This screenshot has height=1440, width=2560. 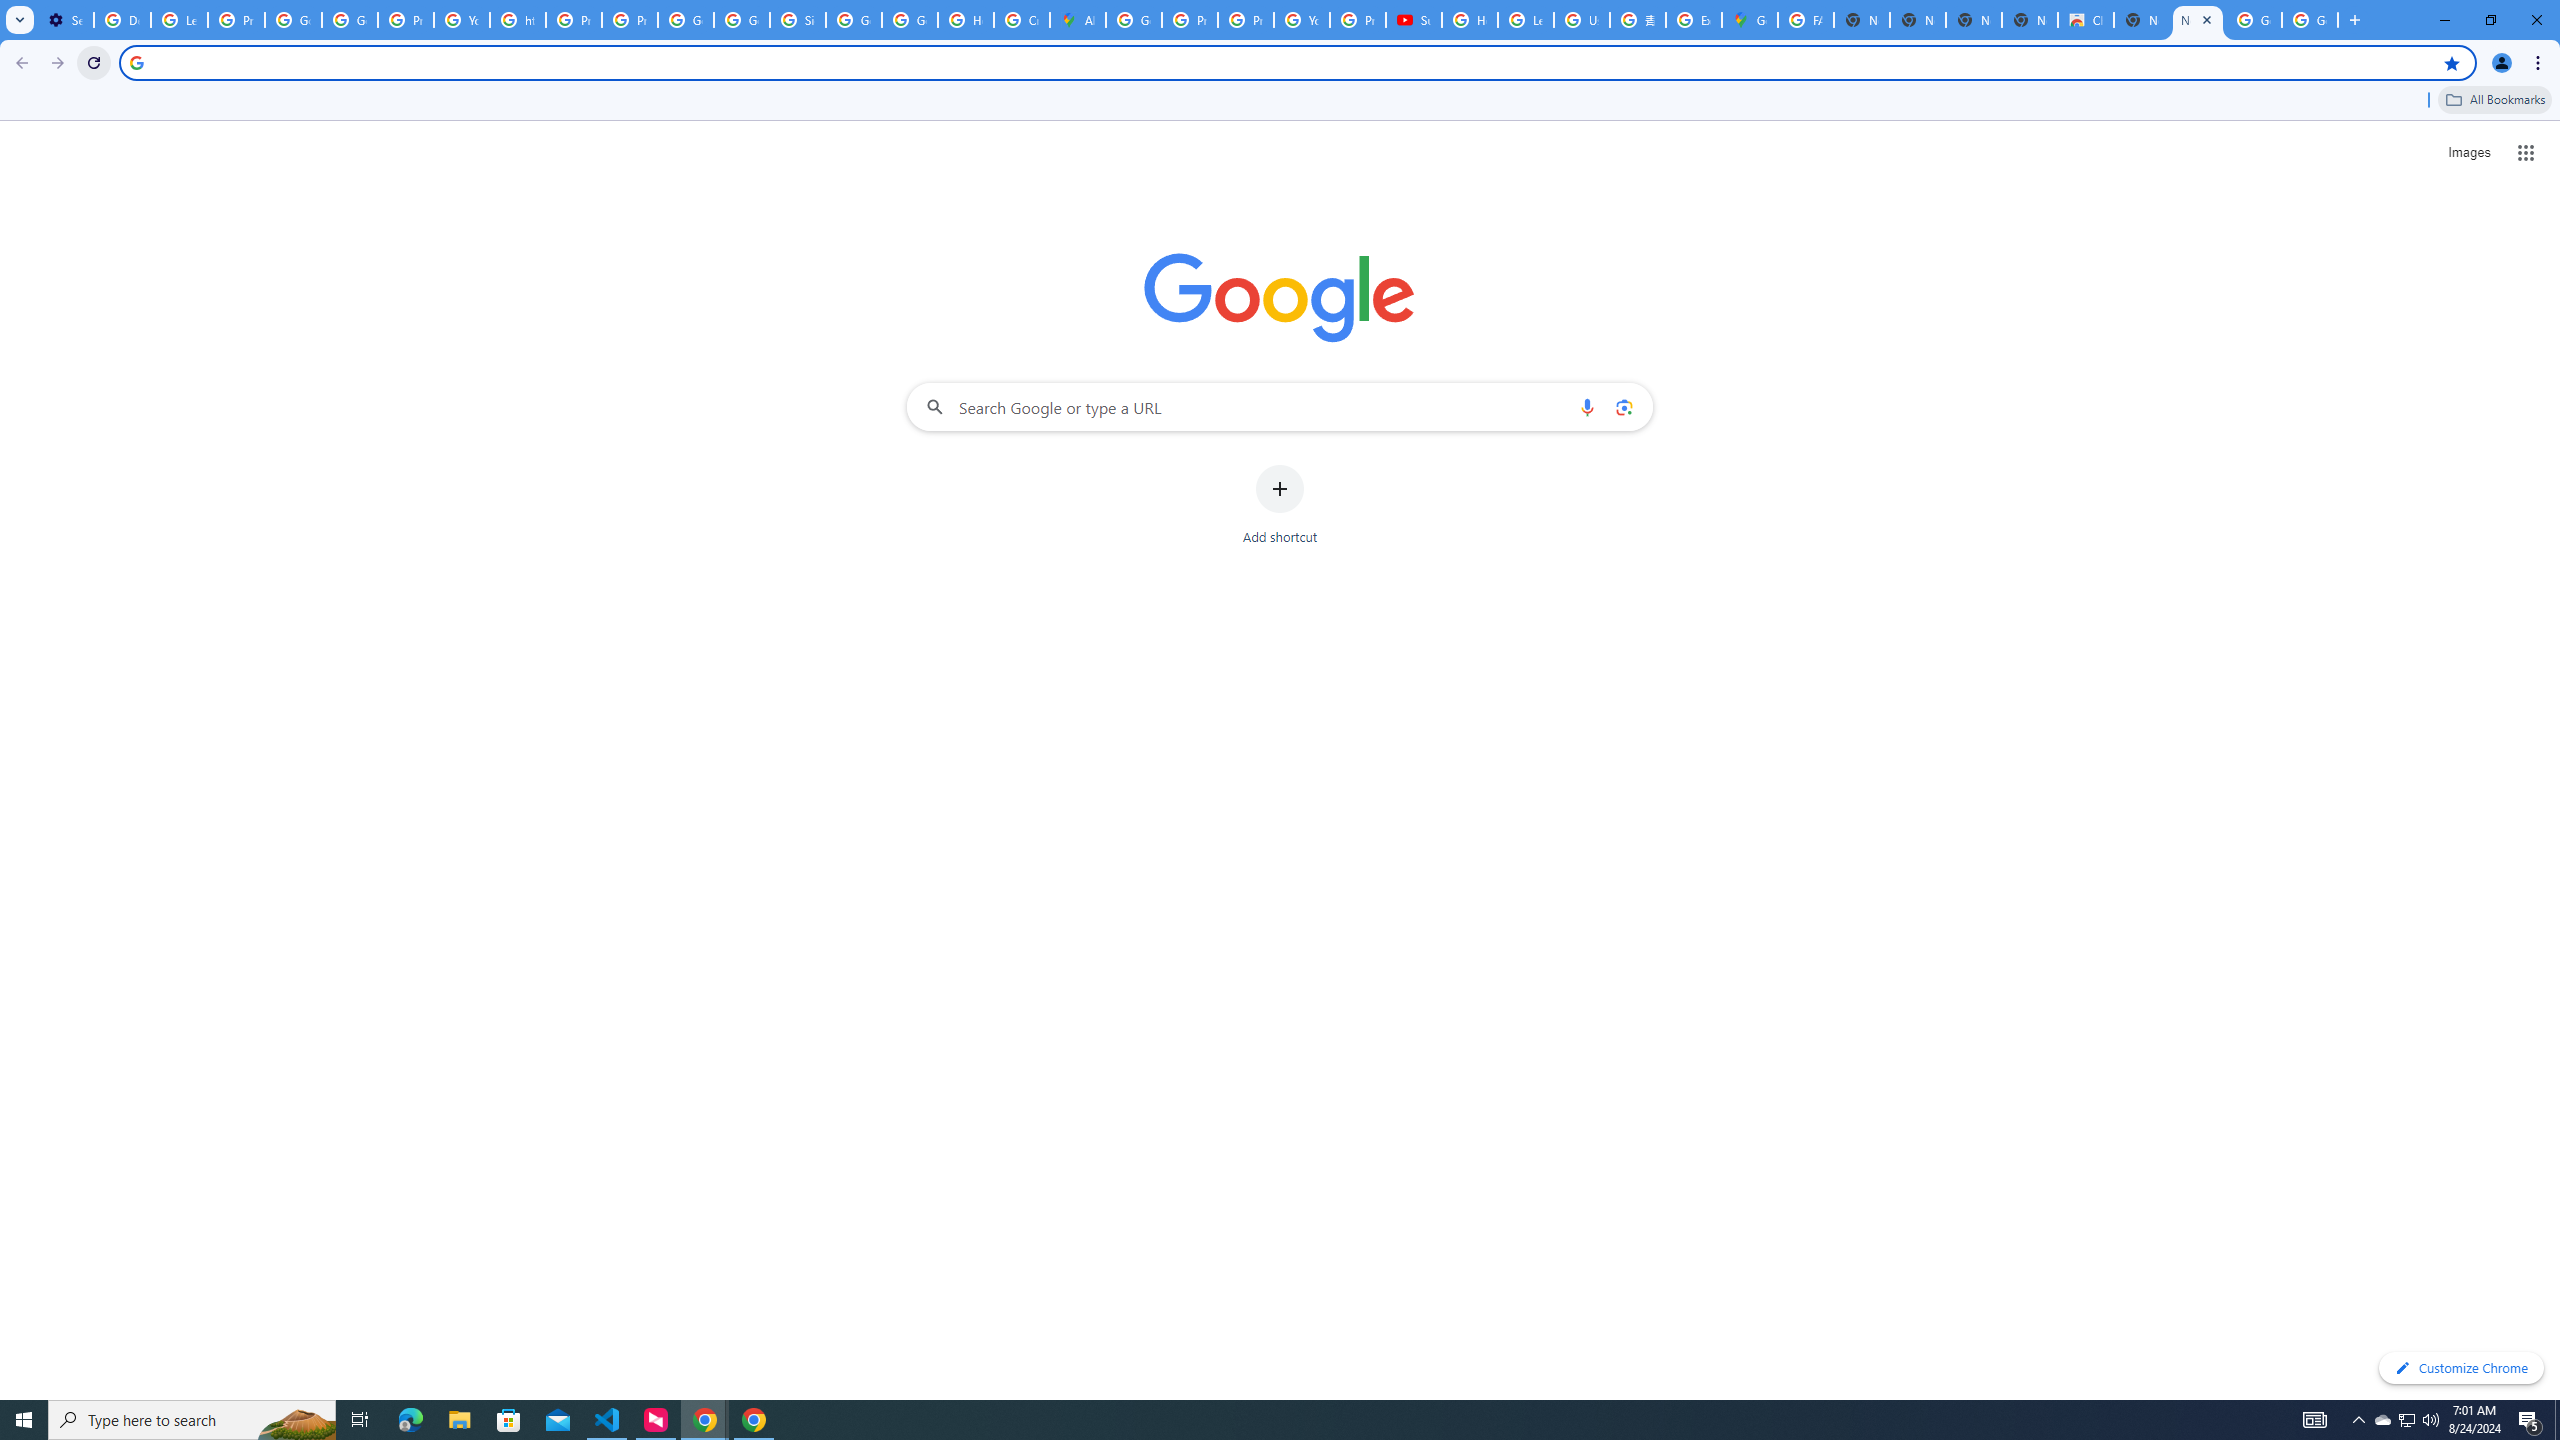 I want to click on 'Delete photos & videos - Computer - Google Photos Help', so click(x=121, y=19).